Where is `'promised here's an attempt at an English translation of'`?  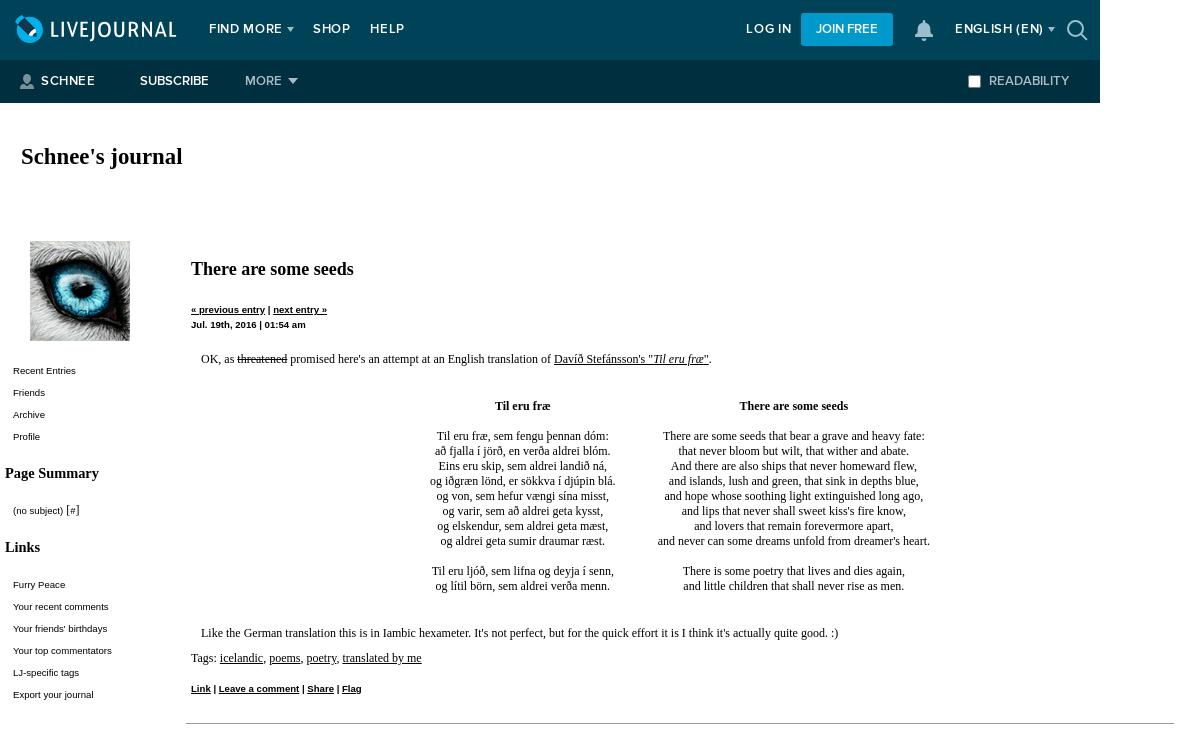 'promised here's an attempt at an English translation of' is located at coordinates (420, 357).